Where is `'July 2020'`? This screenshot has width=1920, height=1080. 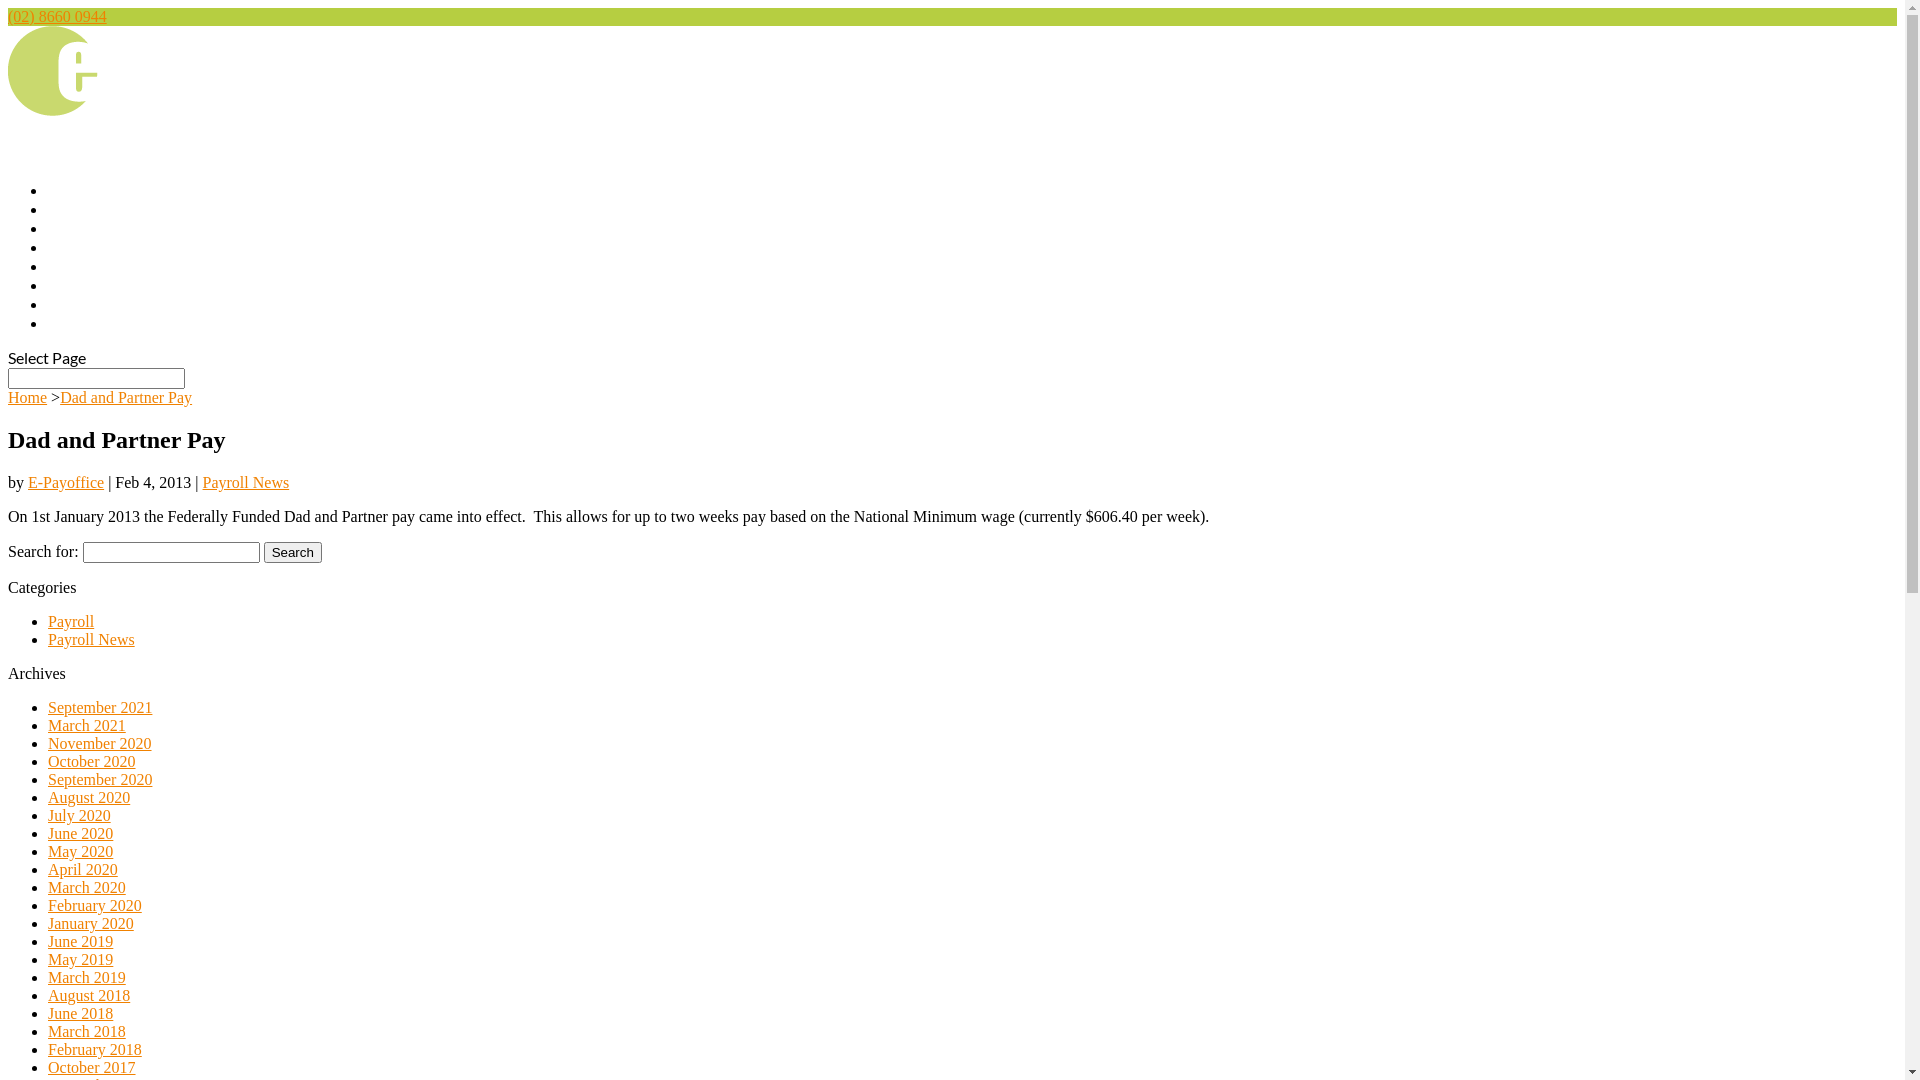 'July 2020' is located at coordinates (79, 815).